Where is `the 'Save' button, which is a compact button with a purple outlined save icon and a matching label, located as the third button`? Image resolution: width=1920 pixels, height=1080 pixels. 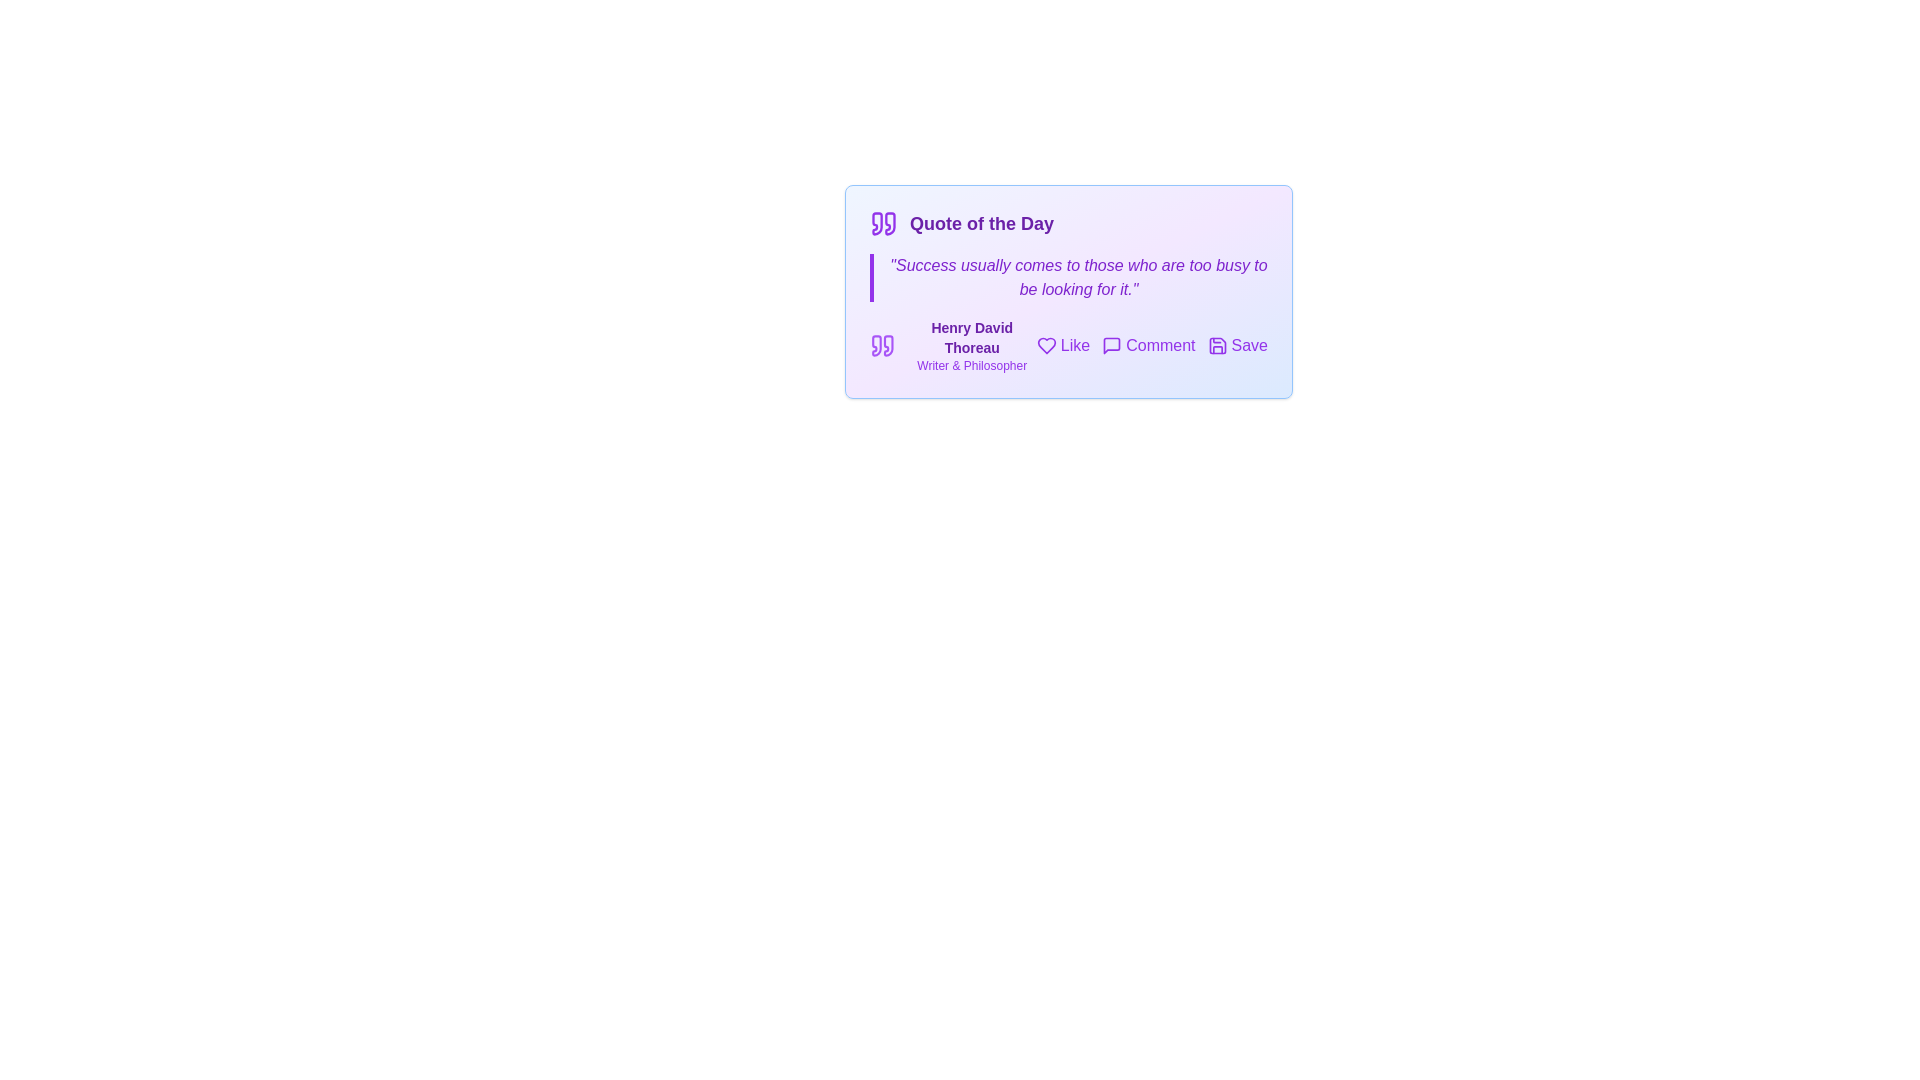 the 'Save' button, which is a compact button with a purple outlined save icon and a matching label, located as the third button is located at coordinates (1236, 345).